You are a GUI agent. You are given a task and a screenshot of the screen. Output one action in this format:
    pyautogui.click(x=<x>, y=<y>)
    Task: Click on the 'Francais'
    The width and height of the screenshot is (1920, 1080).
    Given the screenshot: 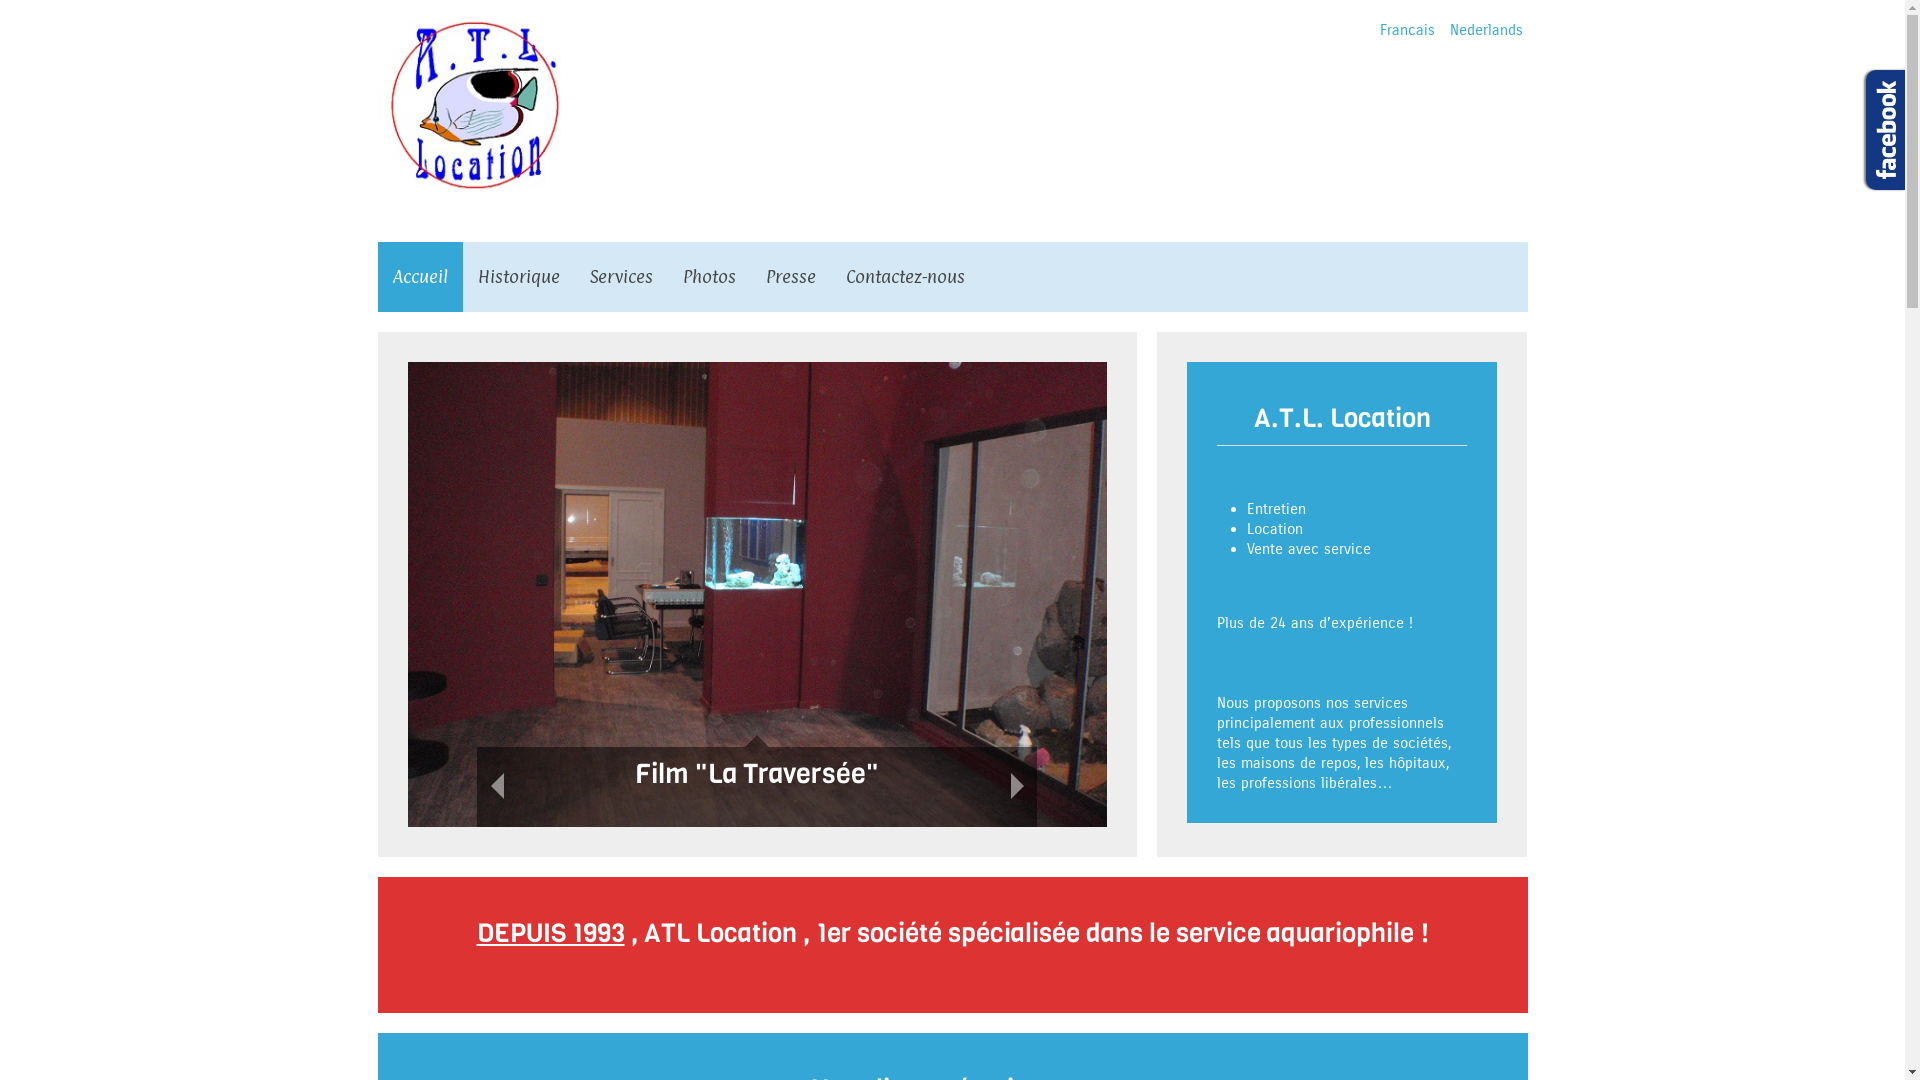 What is the action you would take?
    pyautogui.click(x=1379, y=30)
    